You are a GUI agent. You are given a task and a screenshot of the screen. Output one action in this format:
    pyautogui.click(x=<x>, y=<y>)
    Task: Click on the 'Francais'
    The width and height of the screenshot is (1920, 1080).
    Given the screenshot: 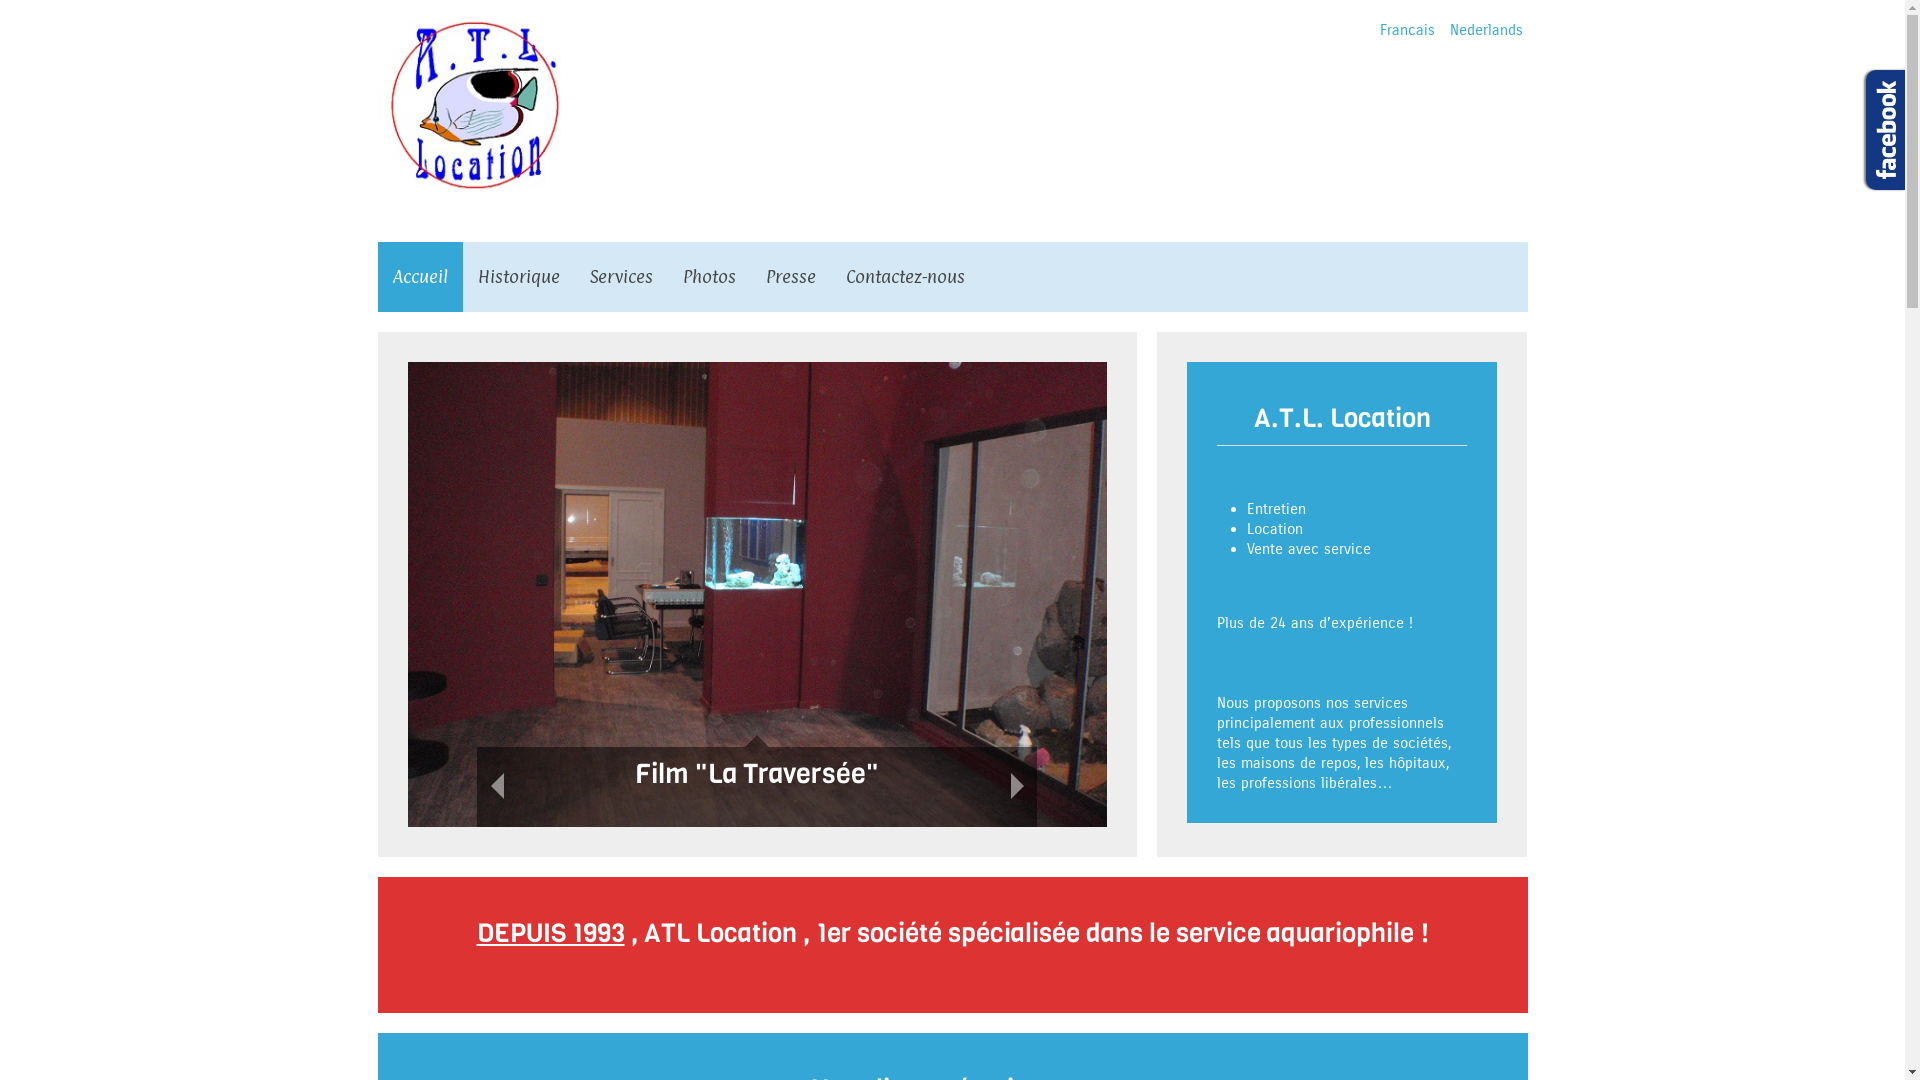 What is the action you would take?
    pyautogui.click(x=1379, y=30)
    